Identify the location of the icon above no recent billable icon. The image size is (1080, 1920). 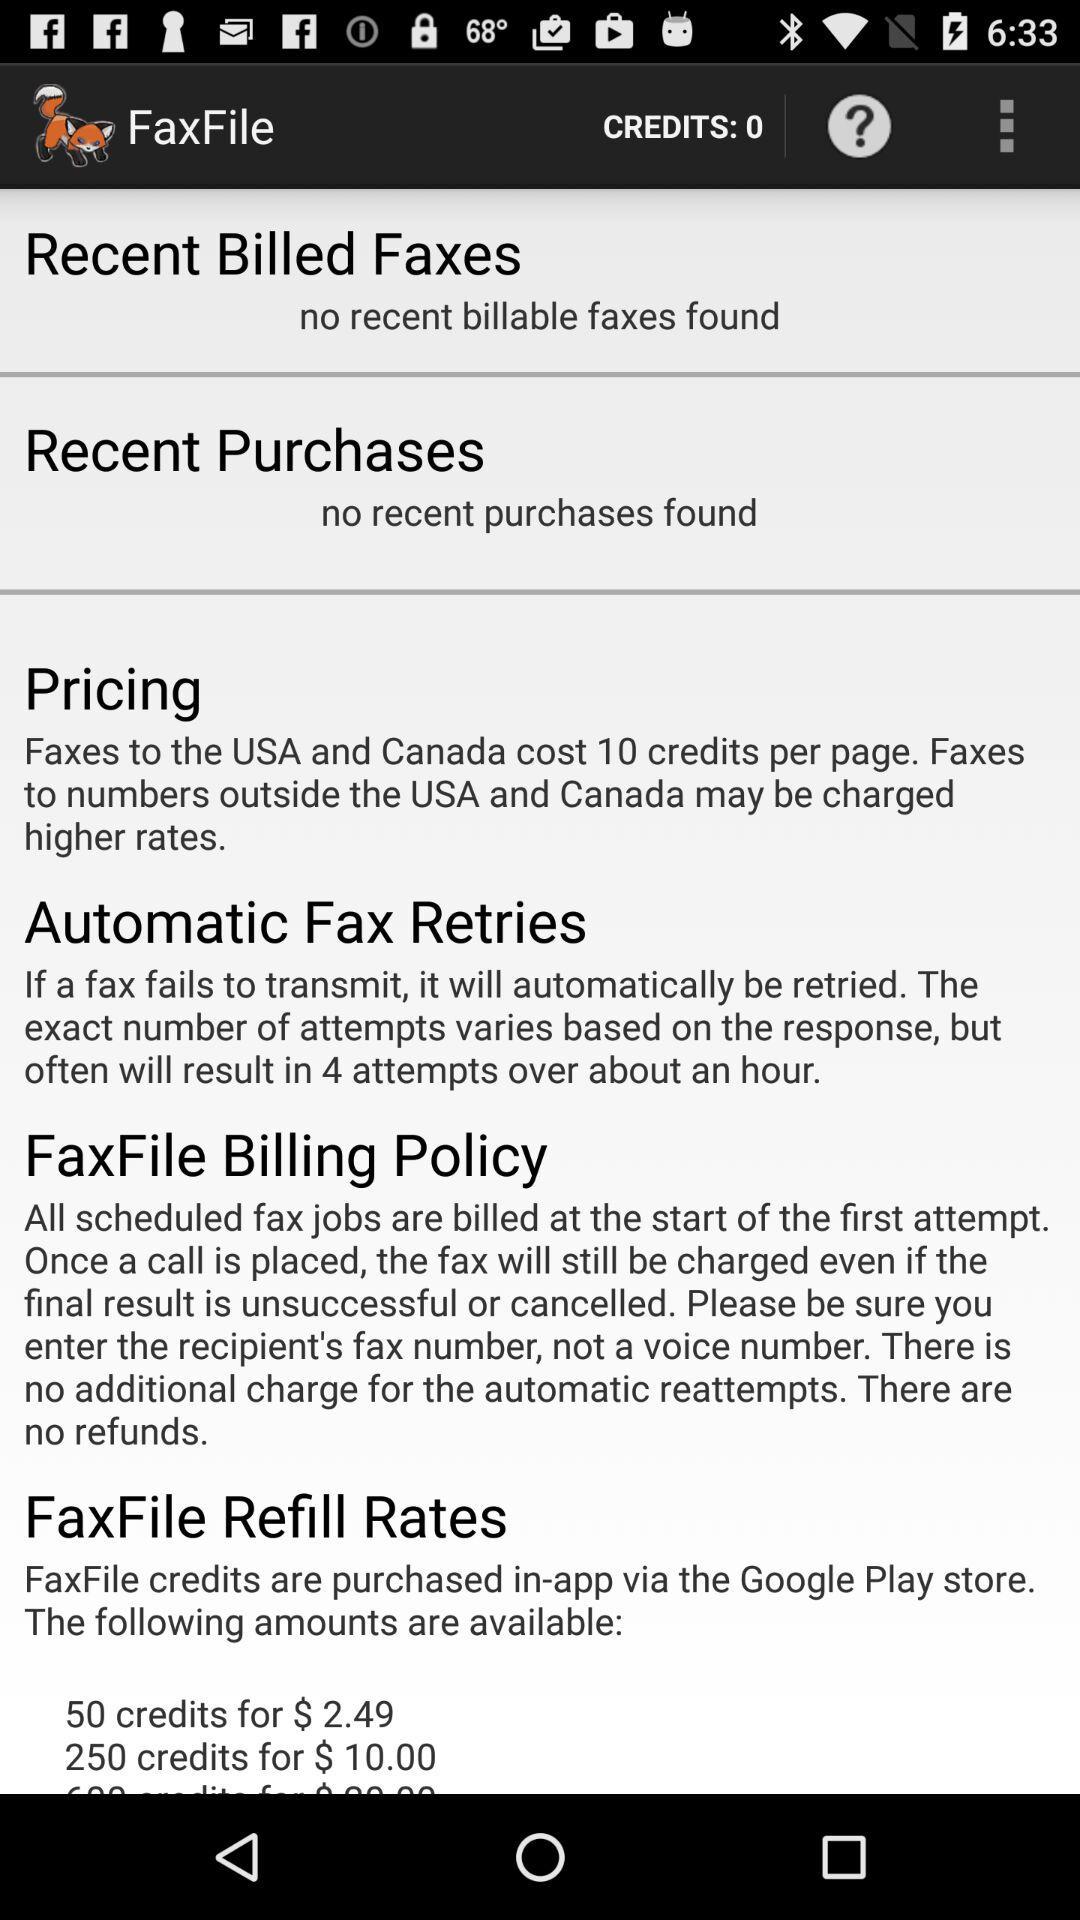
(858, 124).